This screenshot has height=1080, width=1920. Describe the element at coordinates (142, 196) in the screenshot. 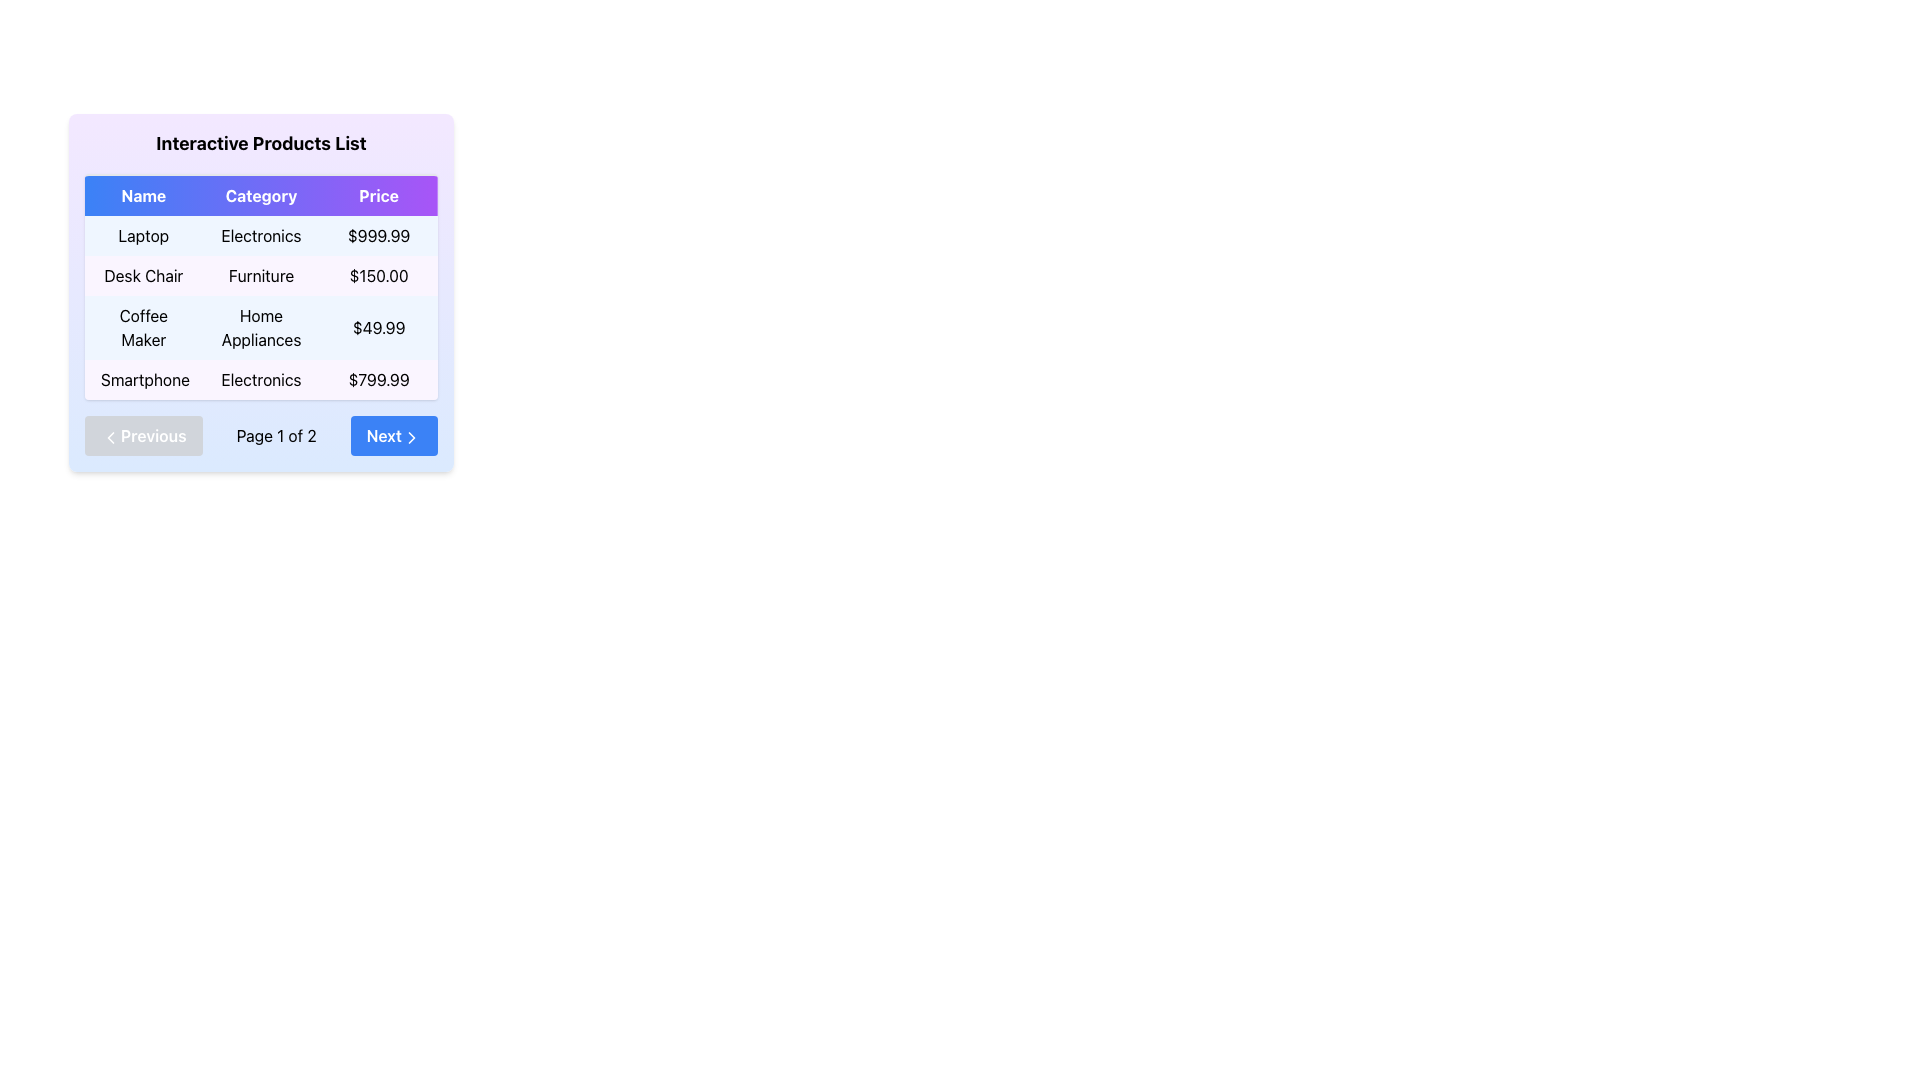

I see `the text content of the 'Name' column header cell located at the top-left corner of the table header` at that location.